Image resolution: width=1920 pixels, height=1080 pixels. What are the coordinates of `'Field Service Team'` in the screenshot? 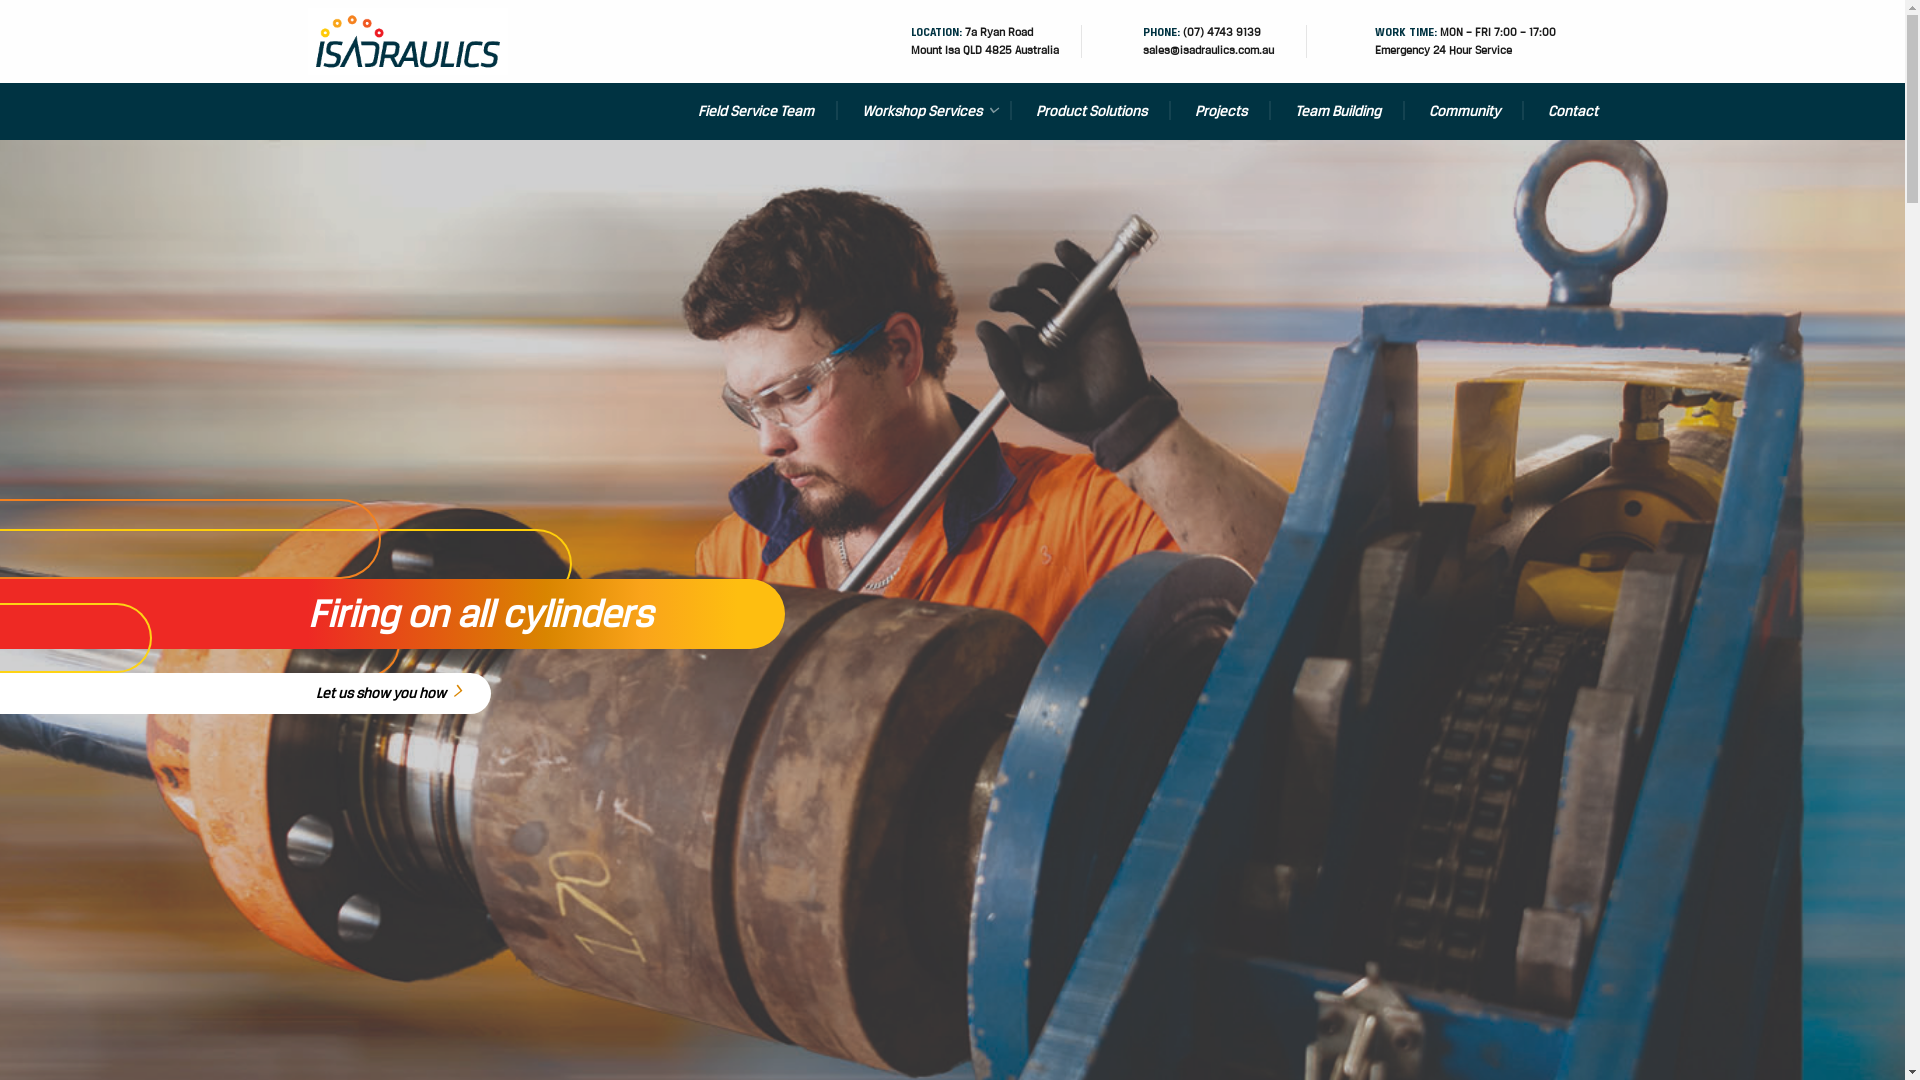 It's located at (754, 111).